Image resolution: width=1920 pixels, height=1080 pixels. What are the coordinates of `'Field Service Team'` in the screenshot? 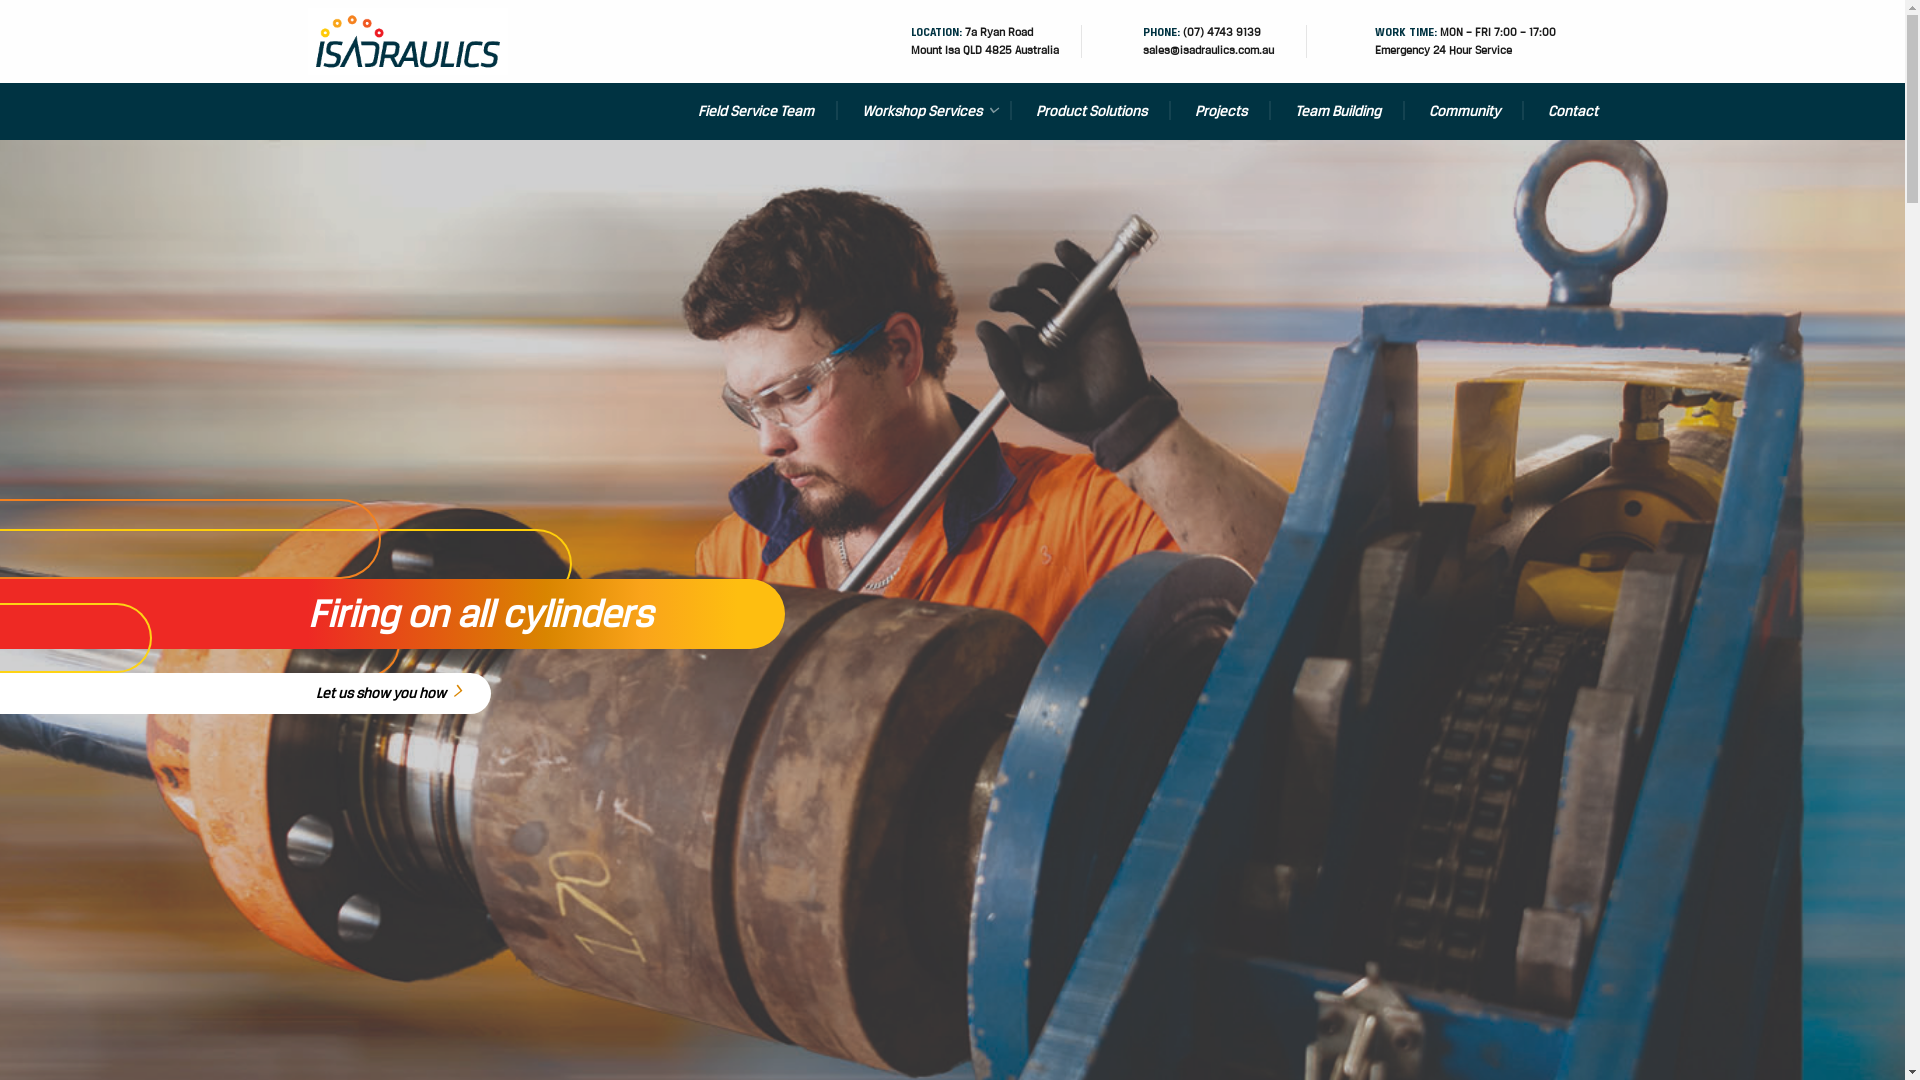 It's located at (754, 111).